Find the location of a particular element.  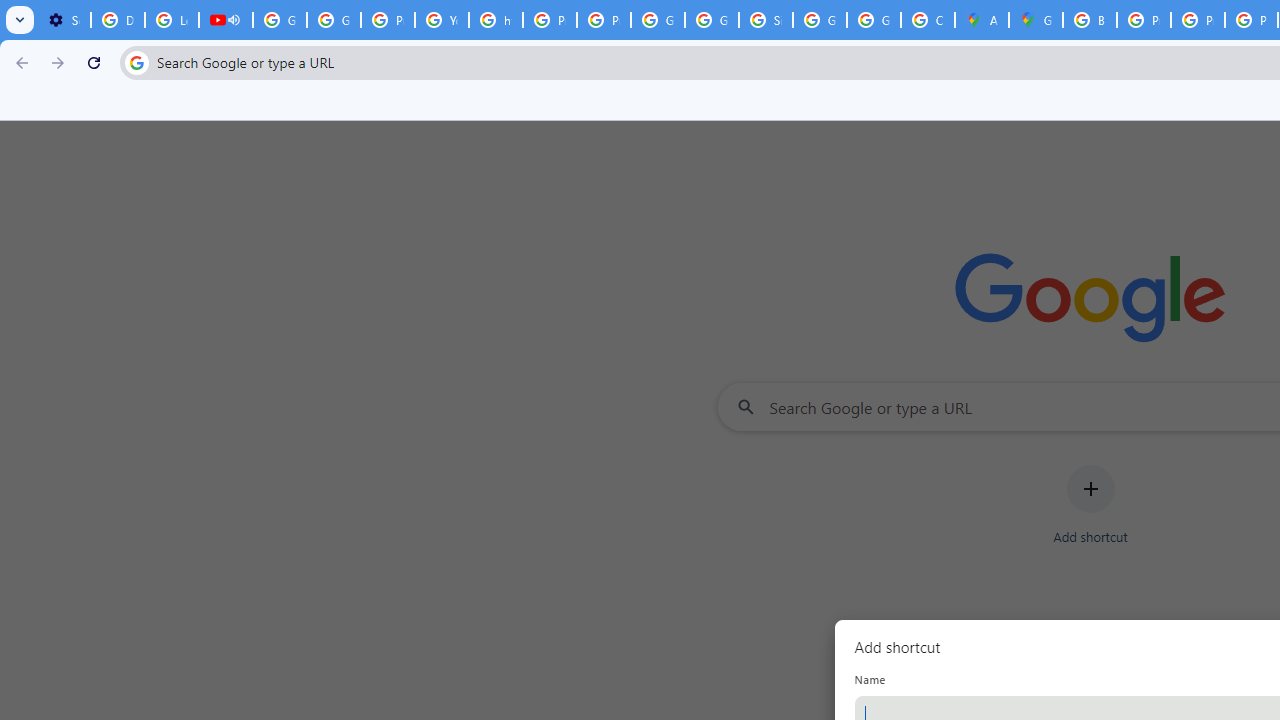

'Privacy Help Center - Policies Help' is located at coordinates (1198, 20).